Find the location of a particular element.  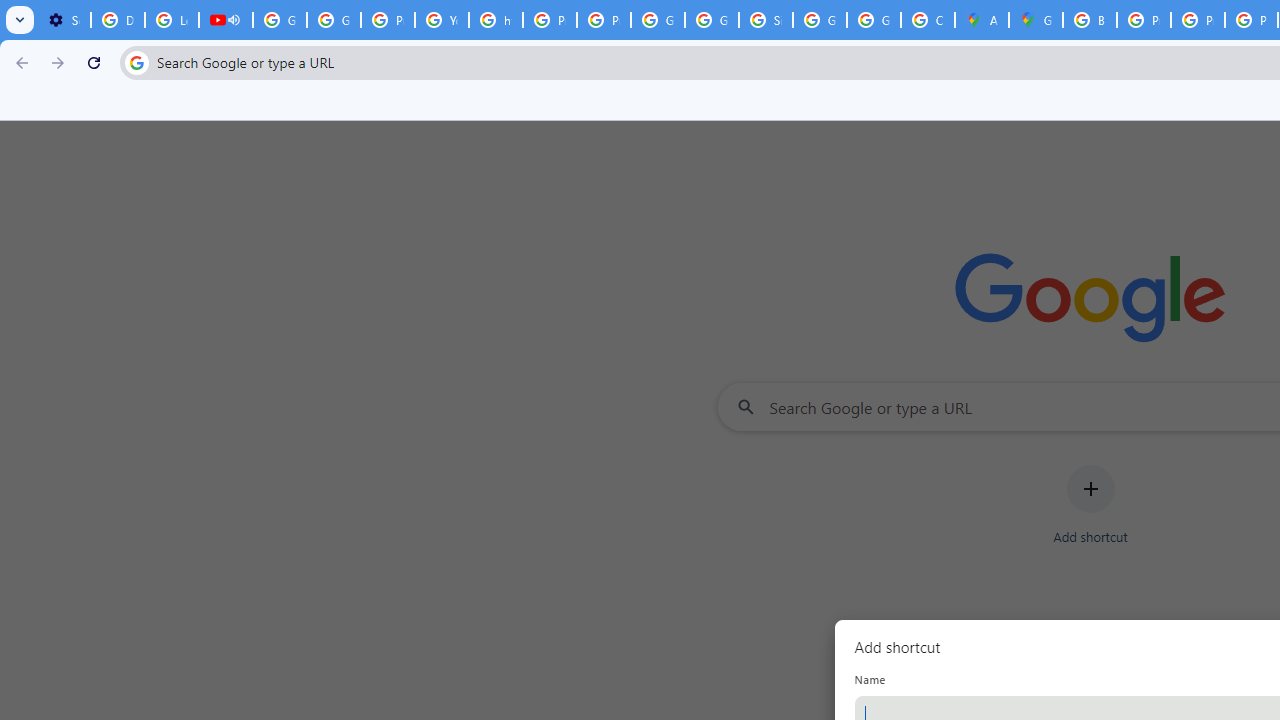

'Privacy Help Center - Policies Help' is located at coordinates (1198, 20).